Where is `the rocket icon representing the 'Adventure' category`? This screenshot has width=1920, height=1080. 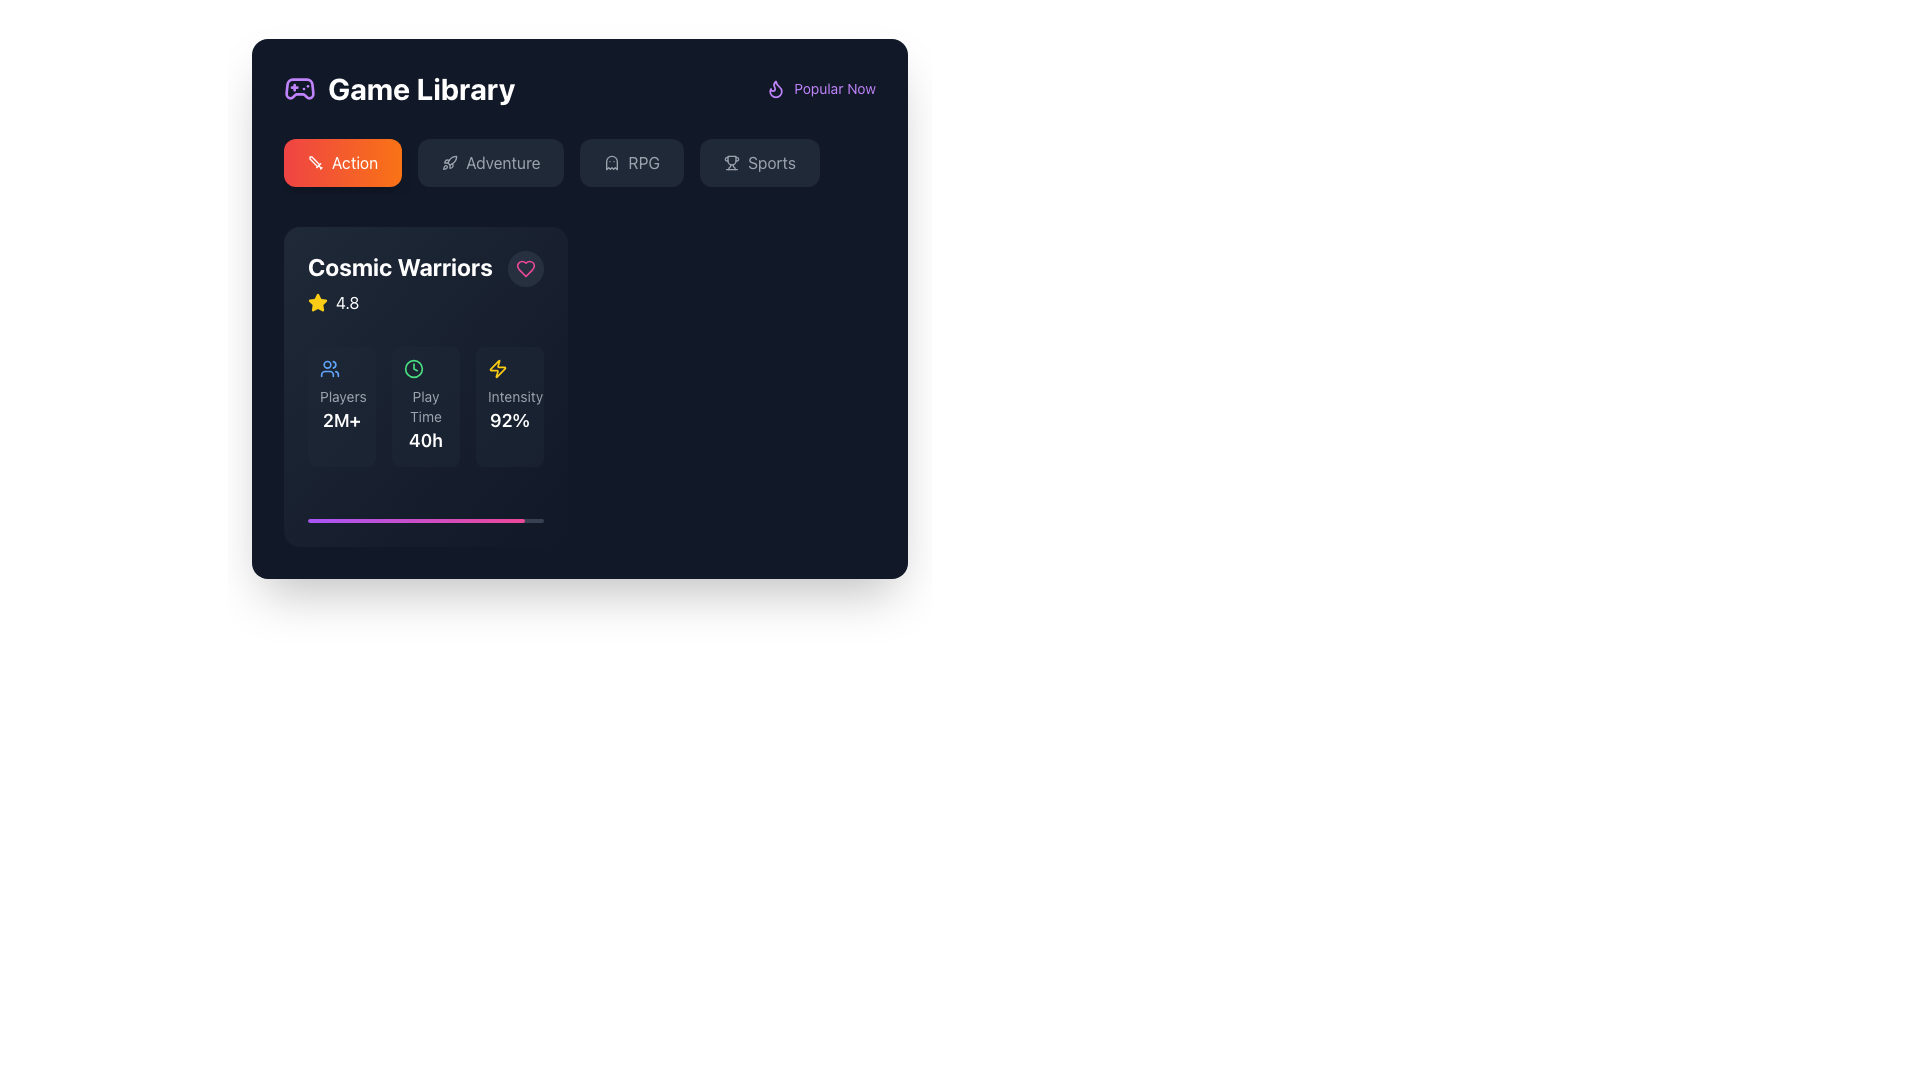 the rocket icon representing the 'Adventure' category is located at coordinates (449, 161).